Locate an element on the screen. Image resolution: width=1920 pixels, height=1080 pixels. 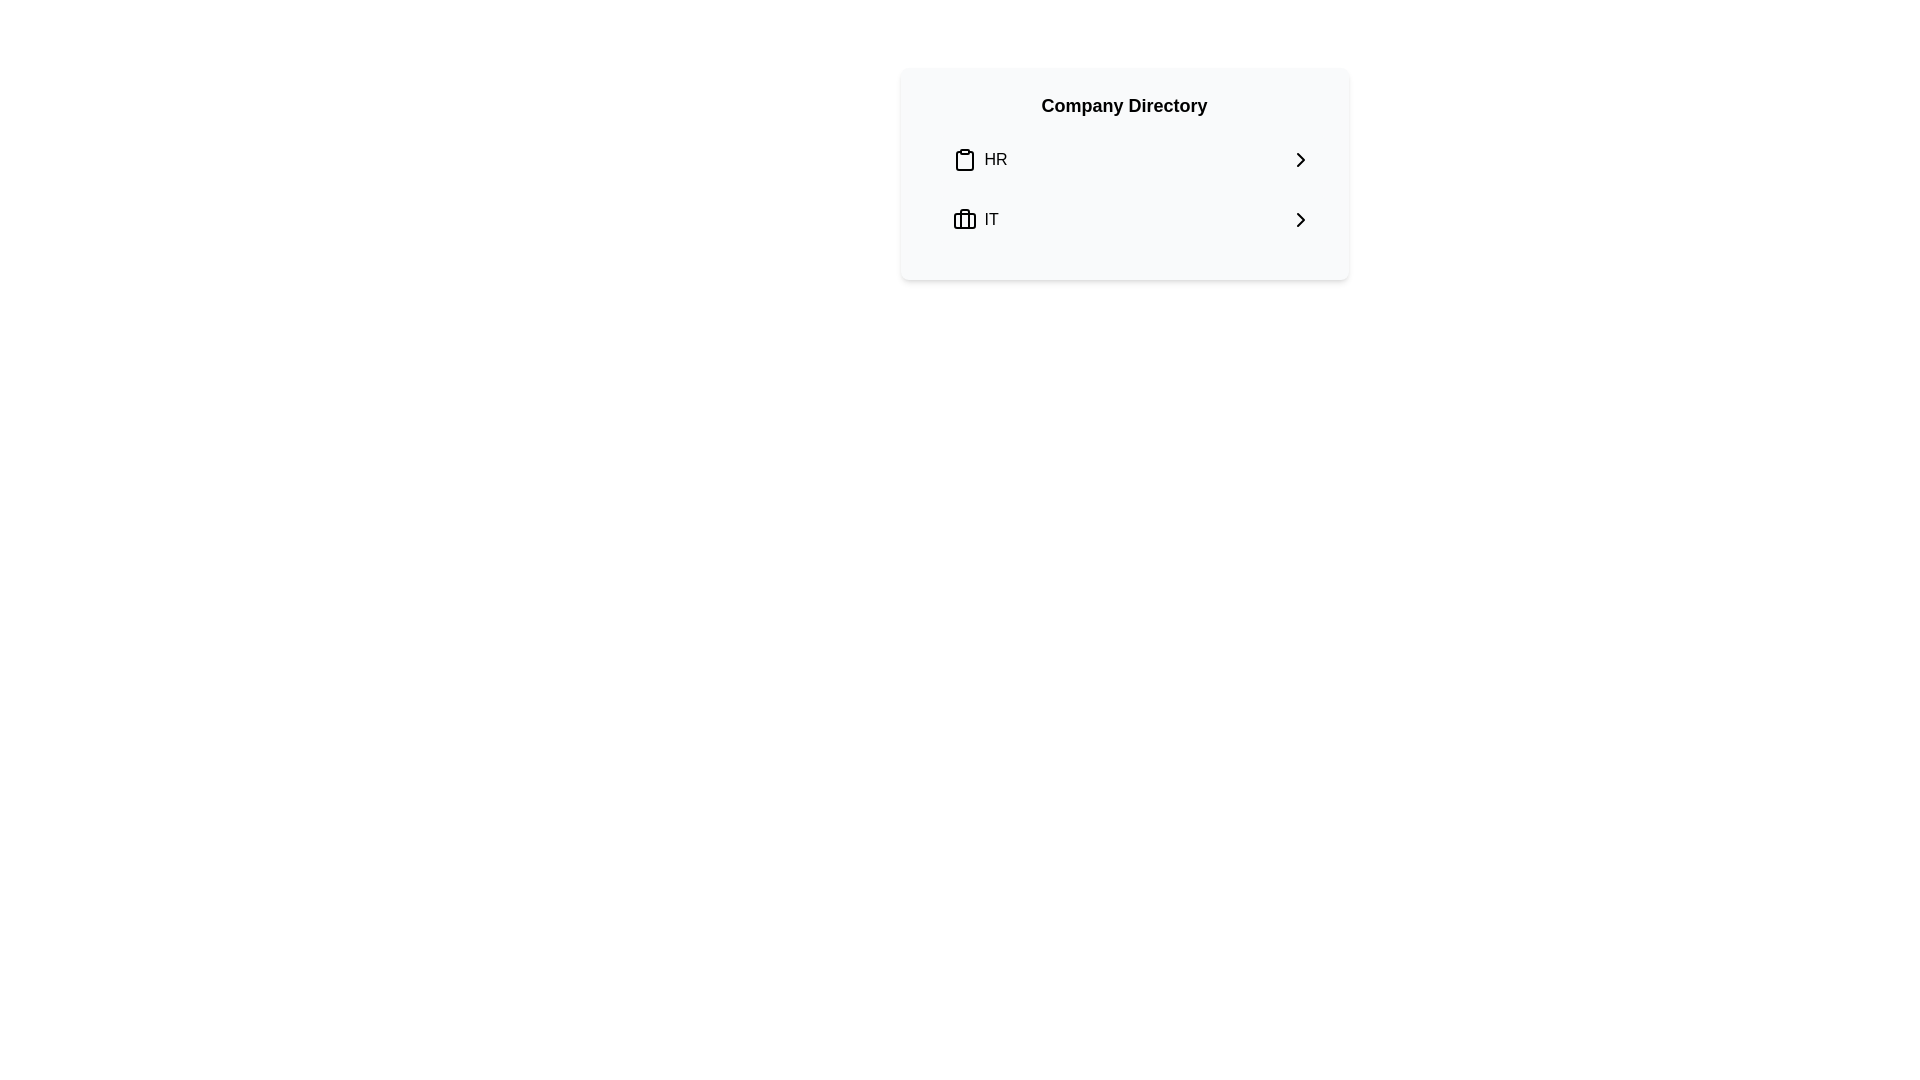
the chevron icon located in the 'IT' row of the Company Directory section, which is positioned to the right of the text 'IT' is located at coordinates (1300, 219).